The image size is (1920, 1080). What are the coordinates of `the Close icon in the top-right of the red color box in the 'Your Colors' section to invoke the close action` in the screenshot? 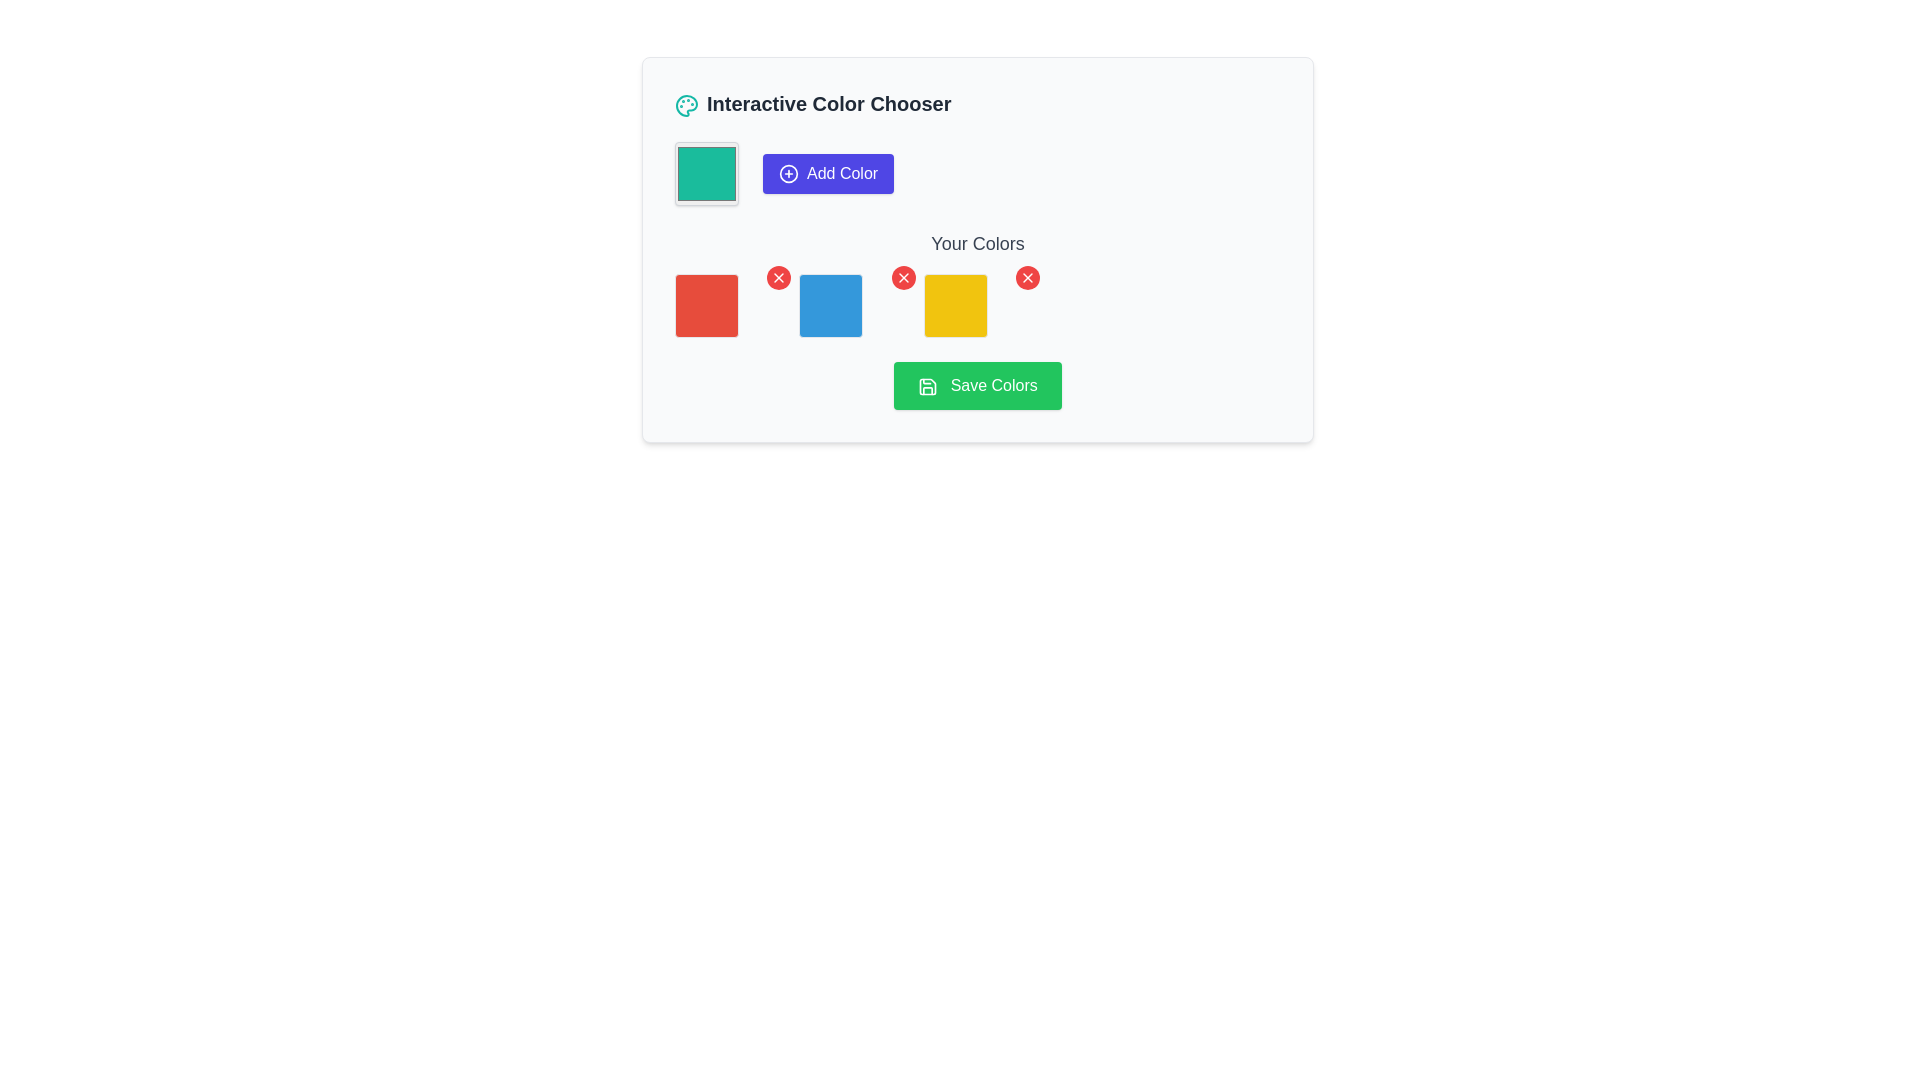 It's located at (778, 277).